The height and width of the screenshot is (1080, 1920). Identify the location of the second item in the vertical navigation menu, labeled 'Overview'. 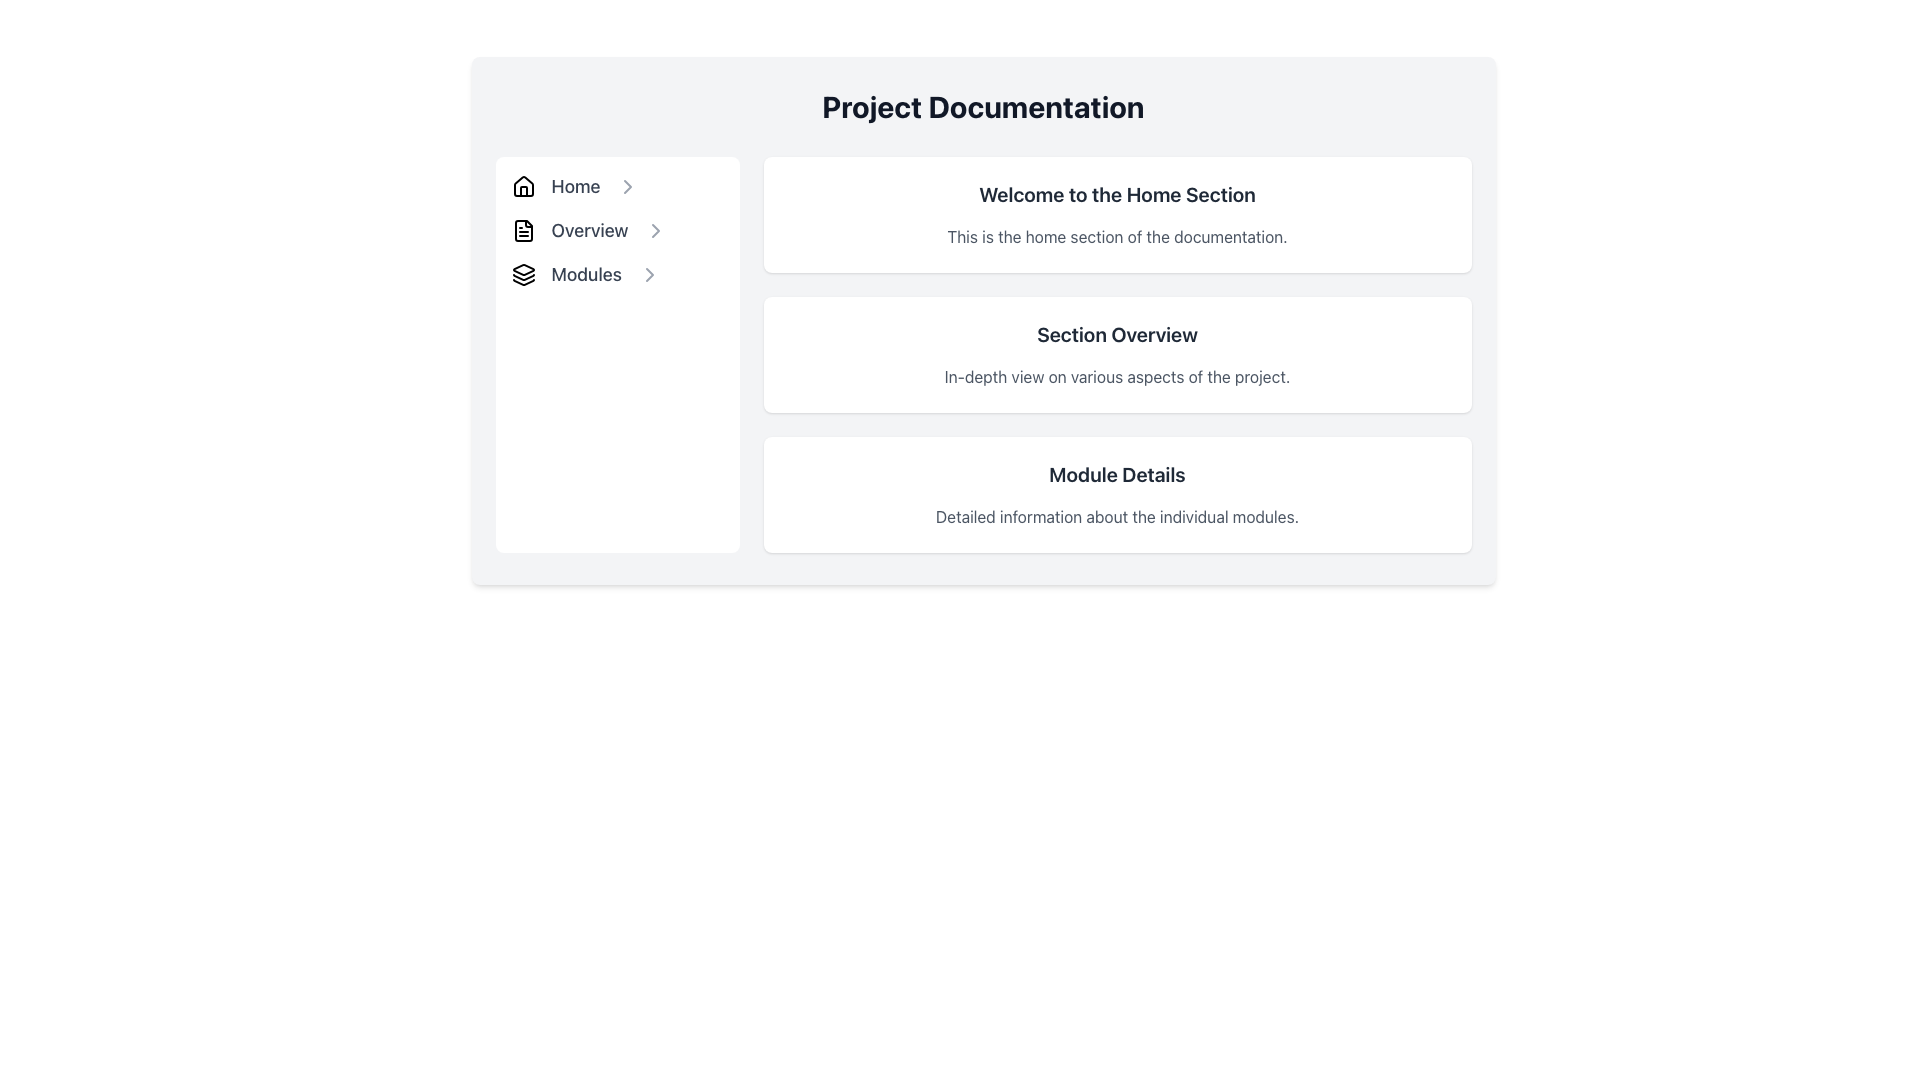
(616, 230).